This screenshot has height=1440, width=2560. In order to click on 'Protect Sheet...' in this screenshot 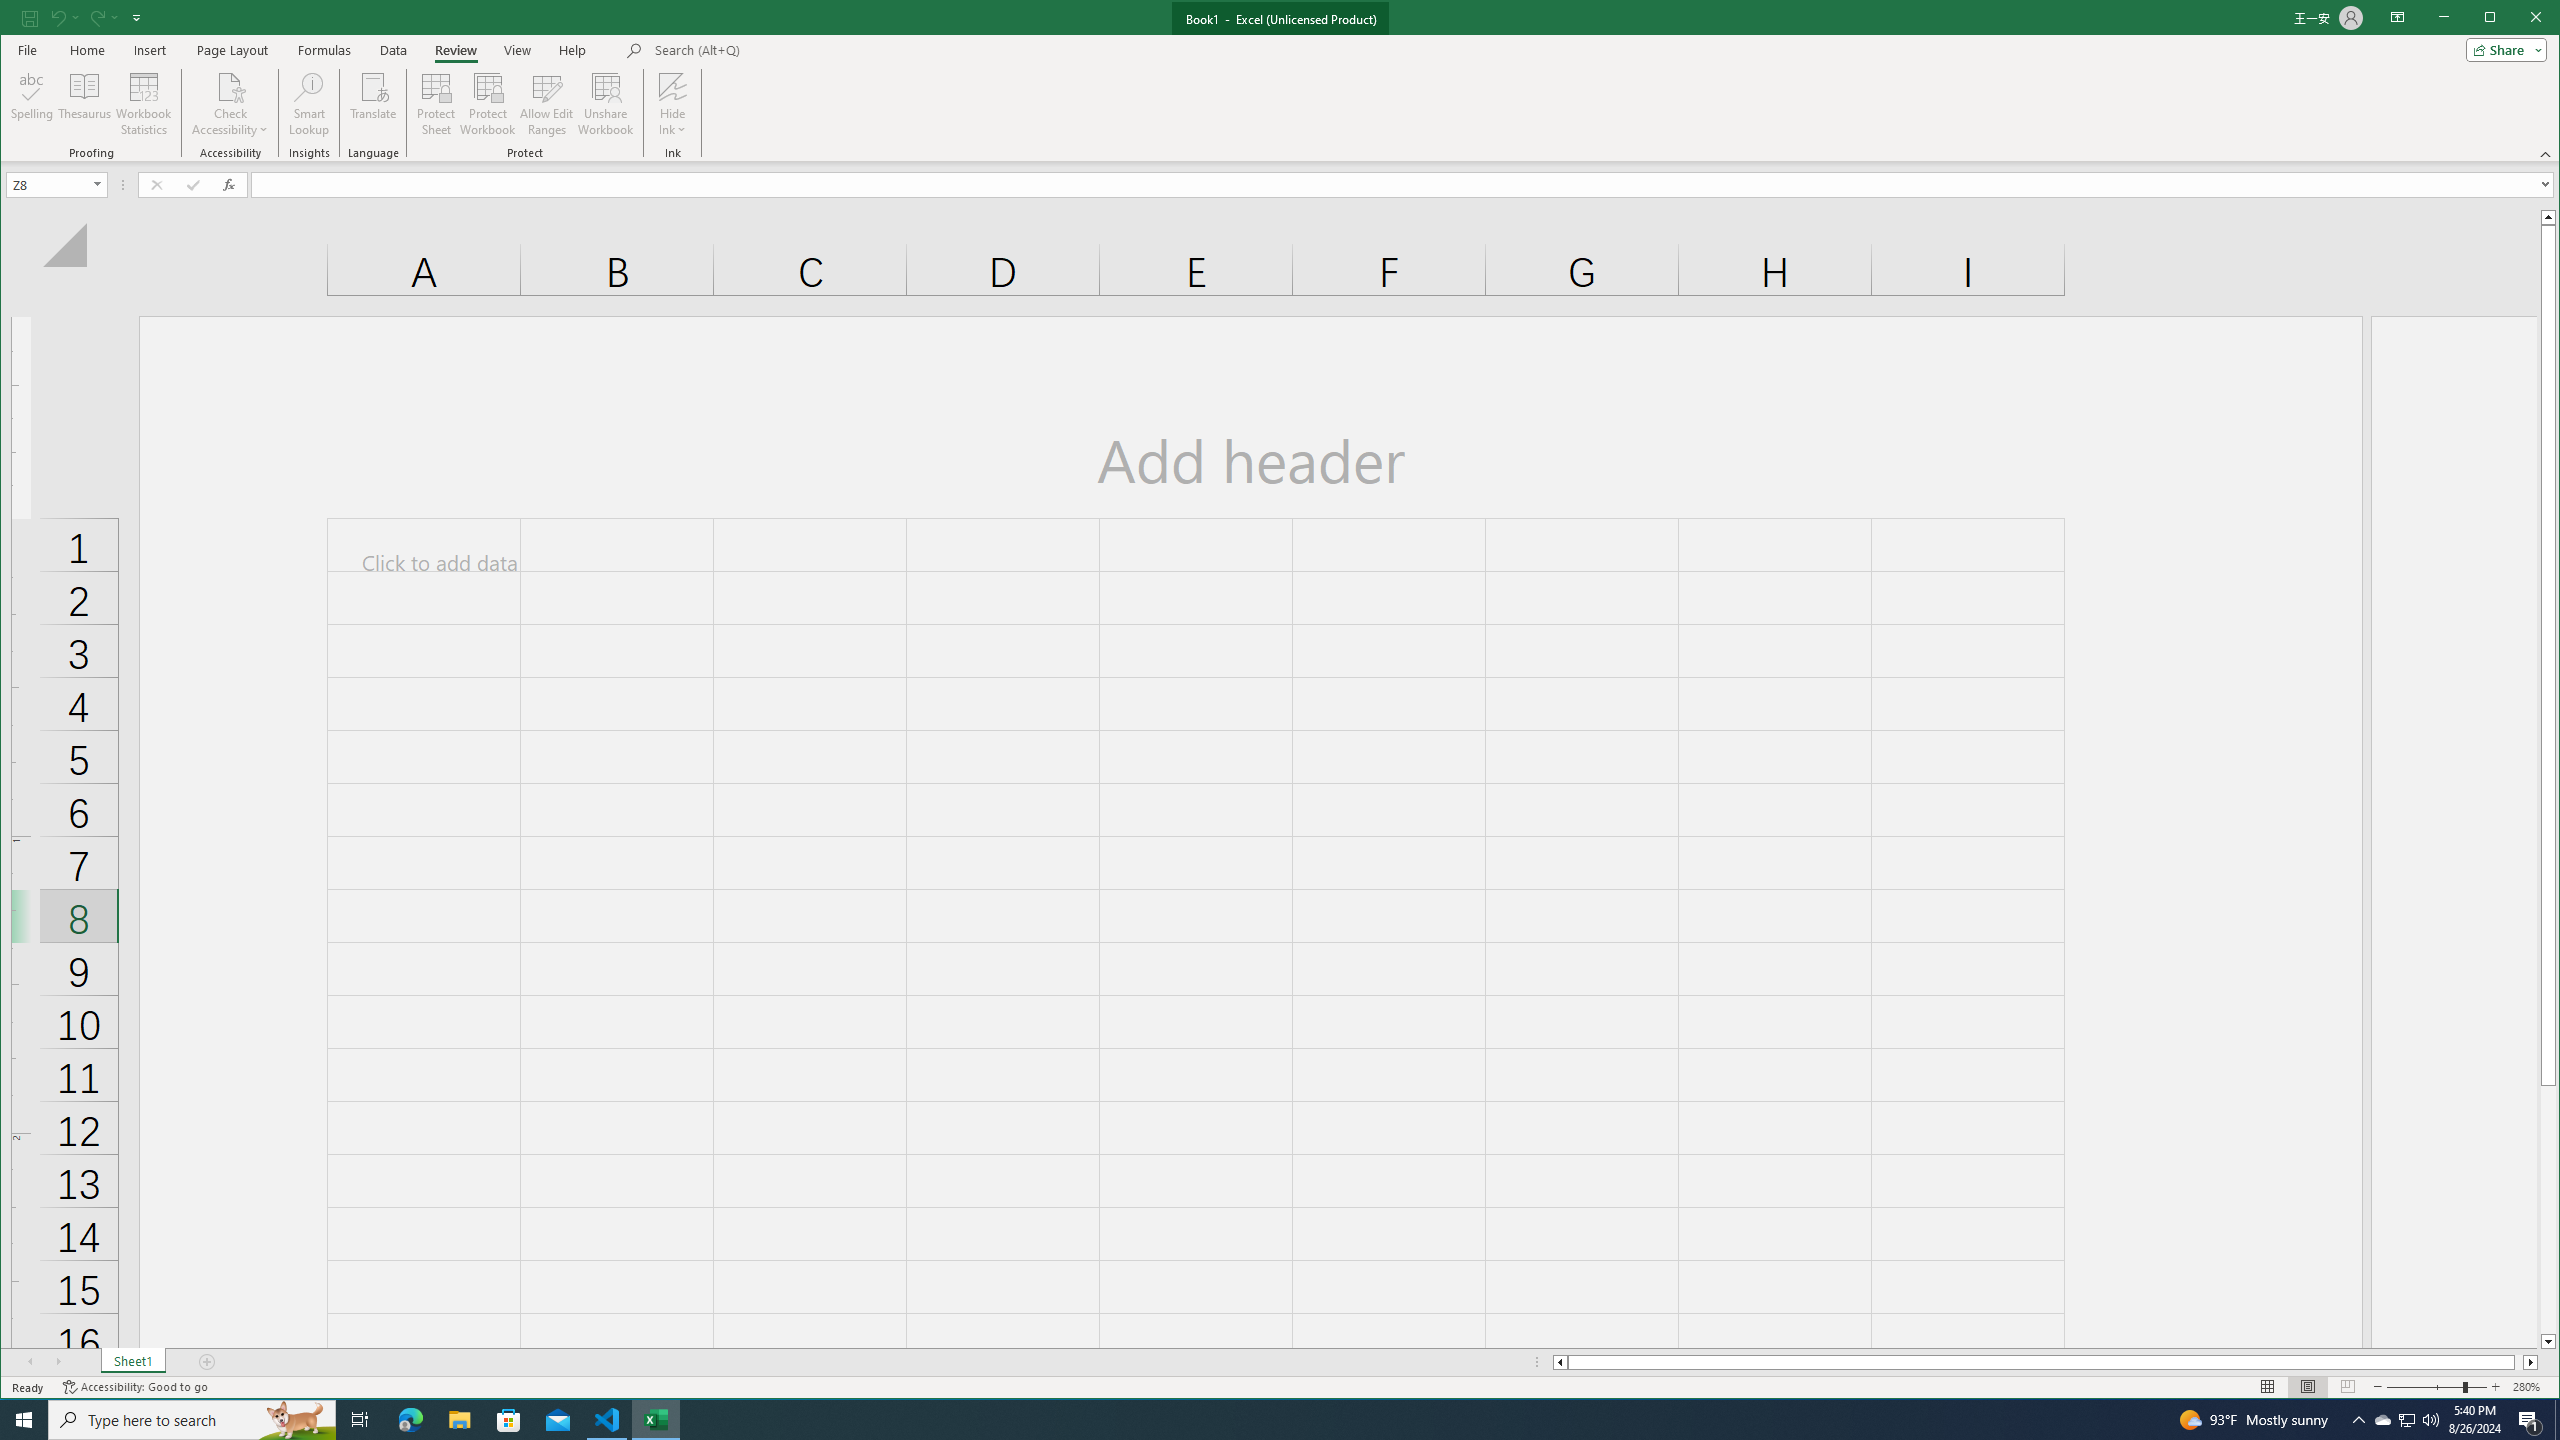, I will do `click(436, 103)`.